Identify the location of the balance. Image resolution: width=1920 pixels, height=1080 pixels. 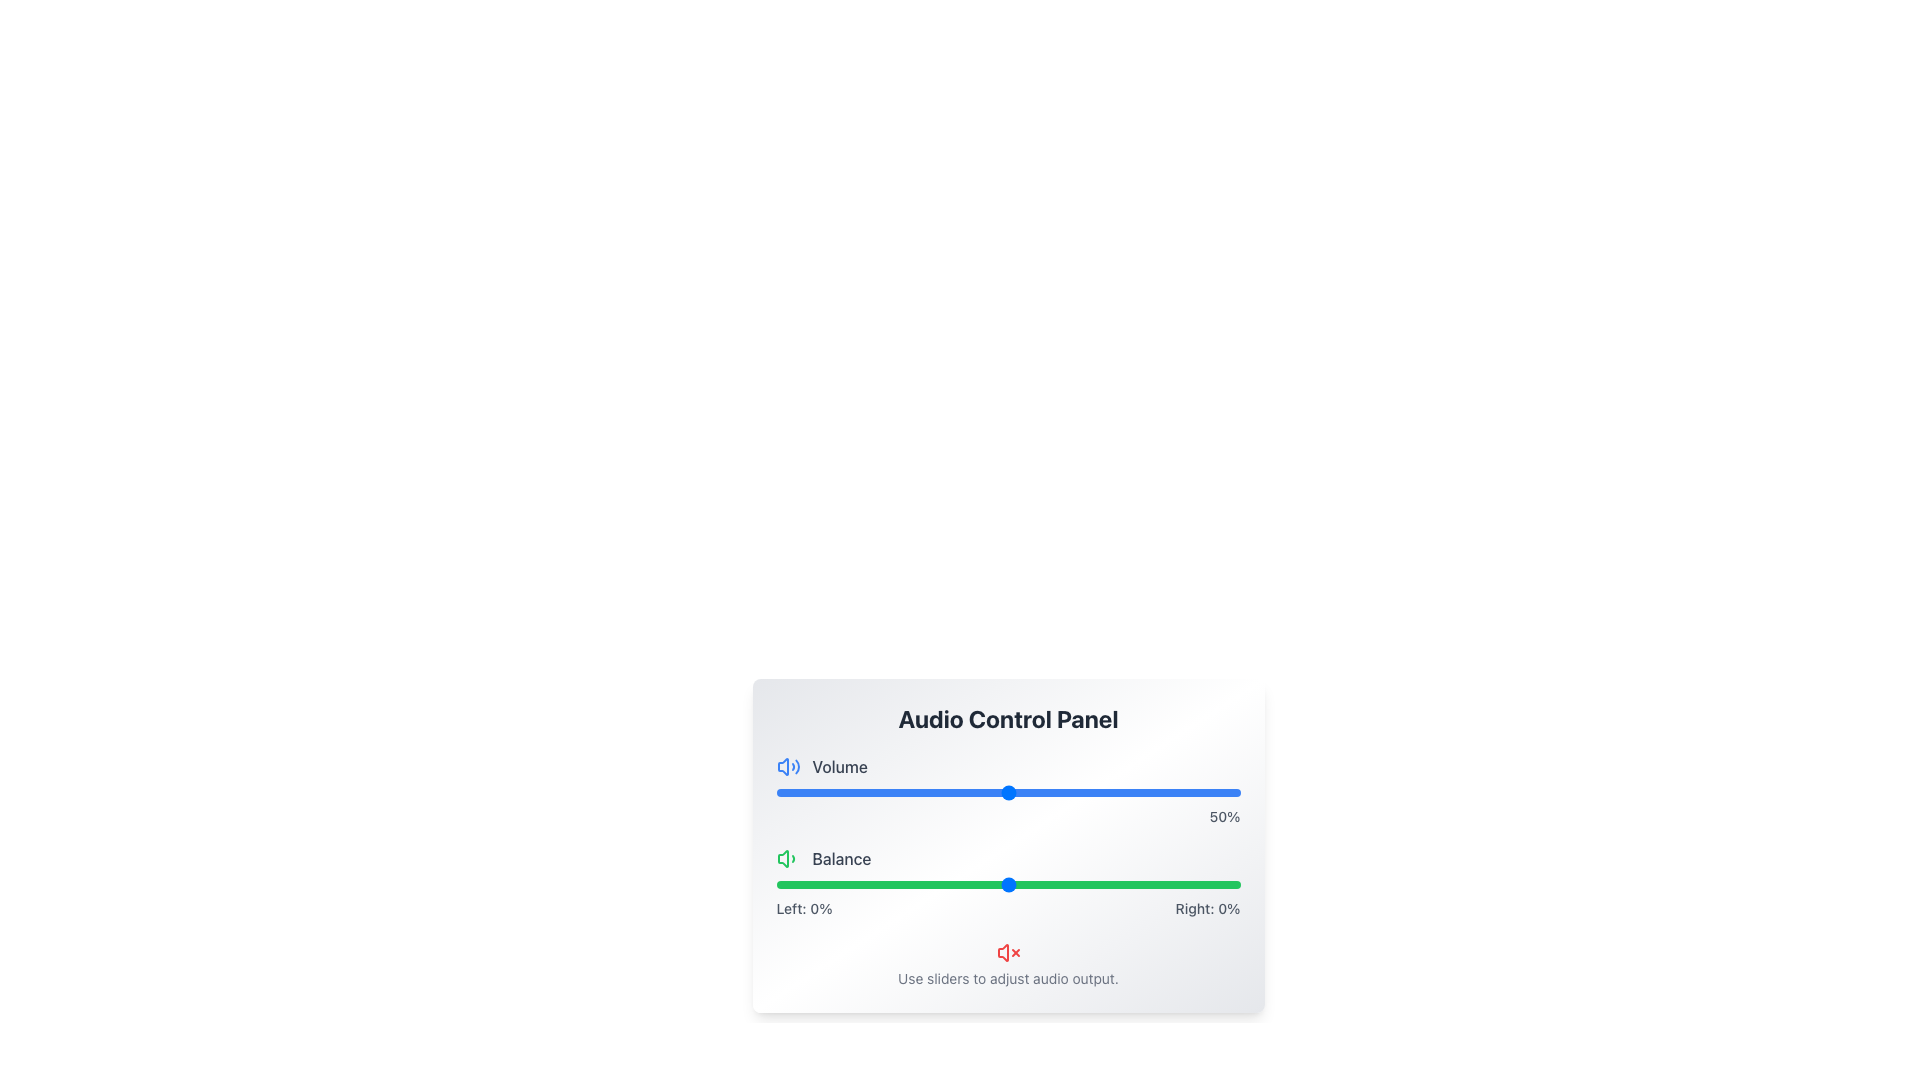
(1124, 883).